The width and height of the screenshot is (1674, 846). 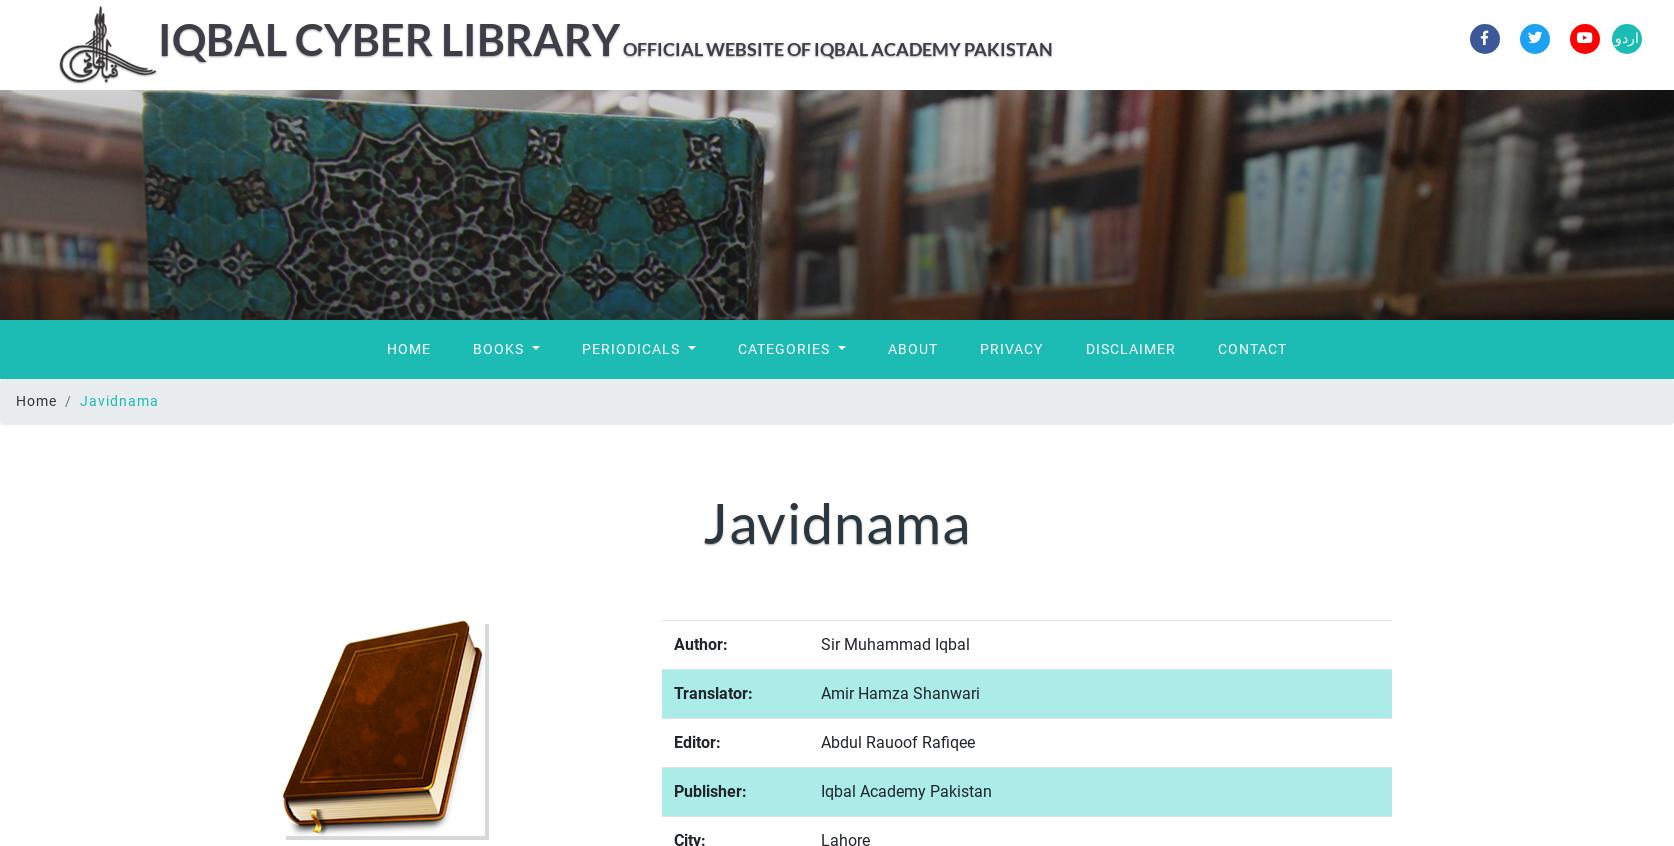 I want to click on 'Iqbal Cyber Library', so click(x=389, y=38).